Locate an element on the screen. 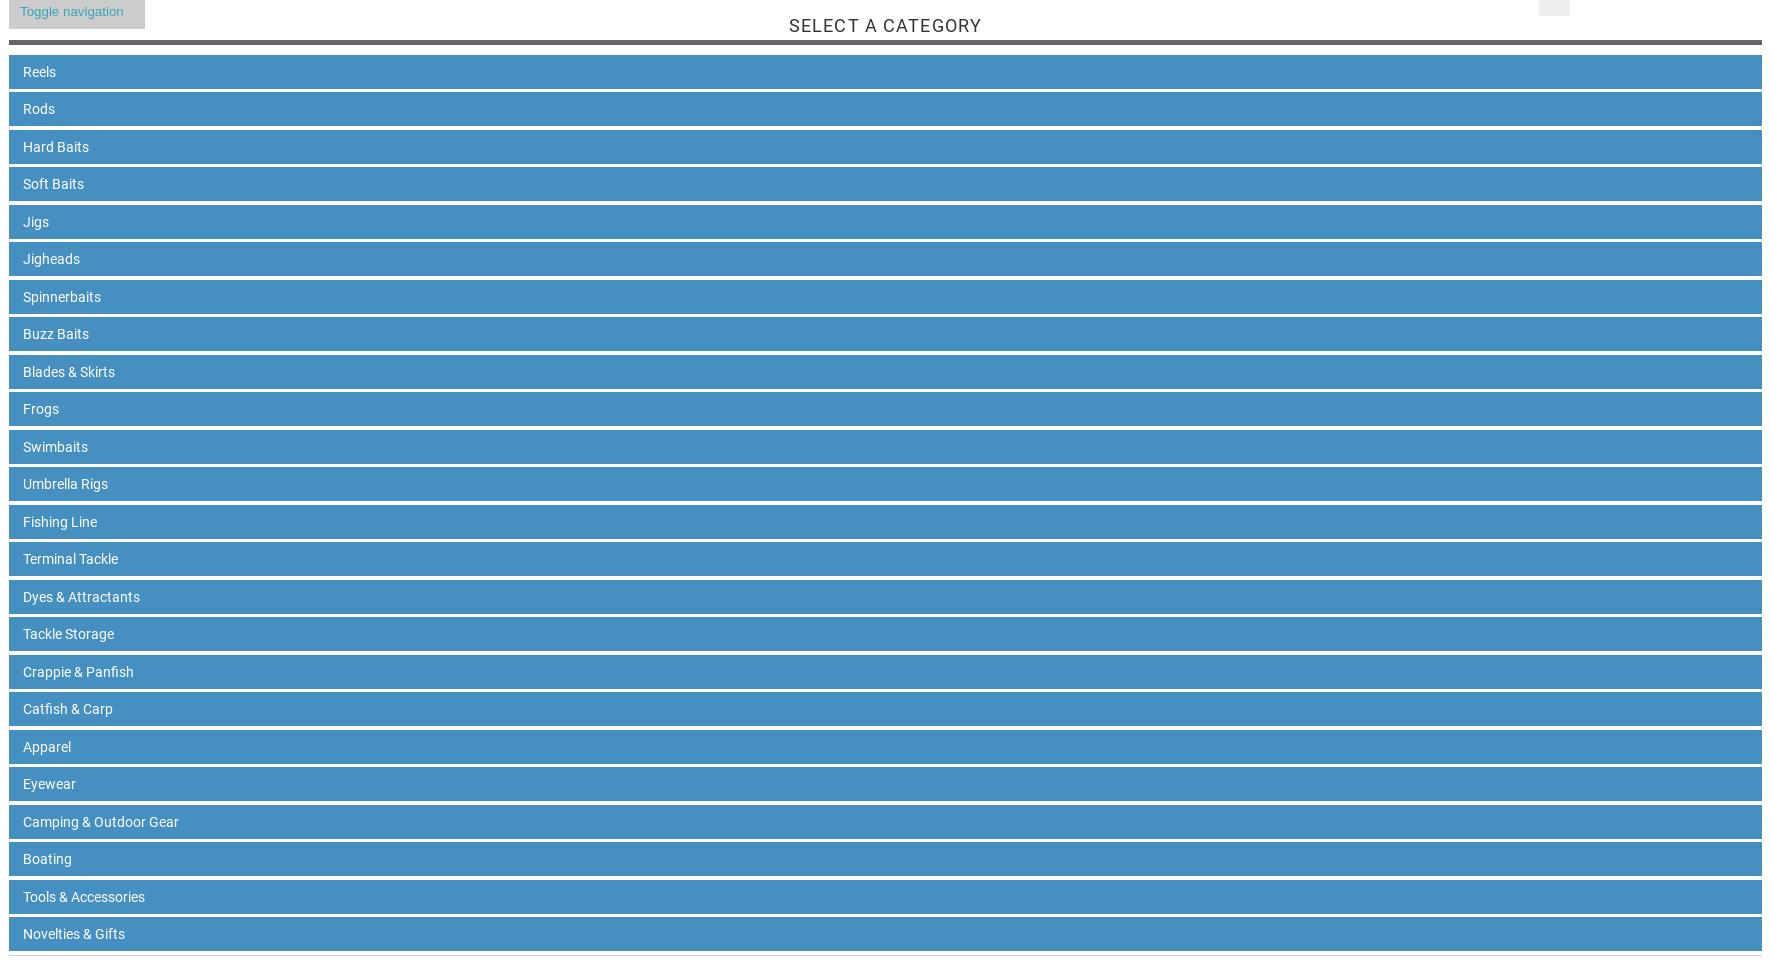  'Hard Baits' is located at coordinates (54, 145).